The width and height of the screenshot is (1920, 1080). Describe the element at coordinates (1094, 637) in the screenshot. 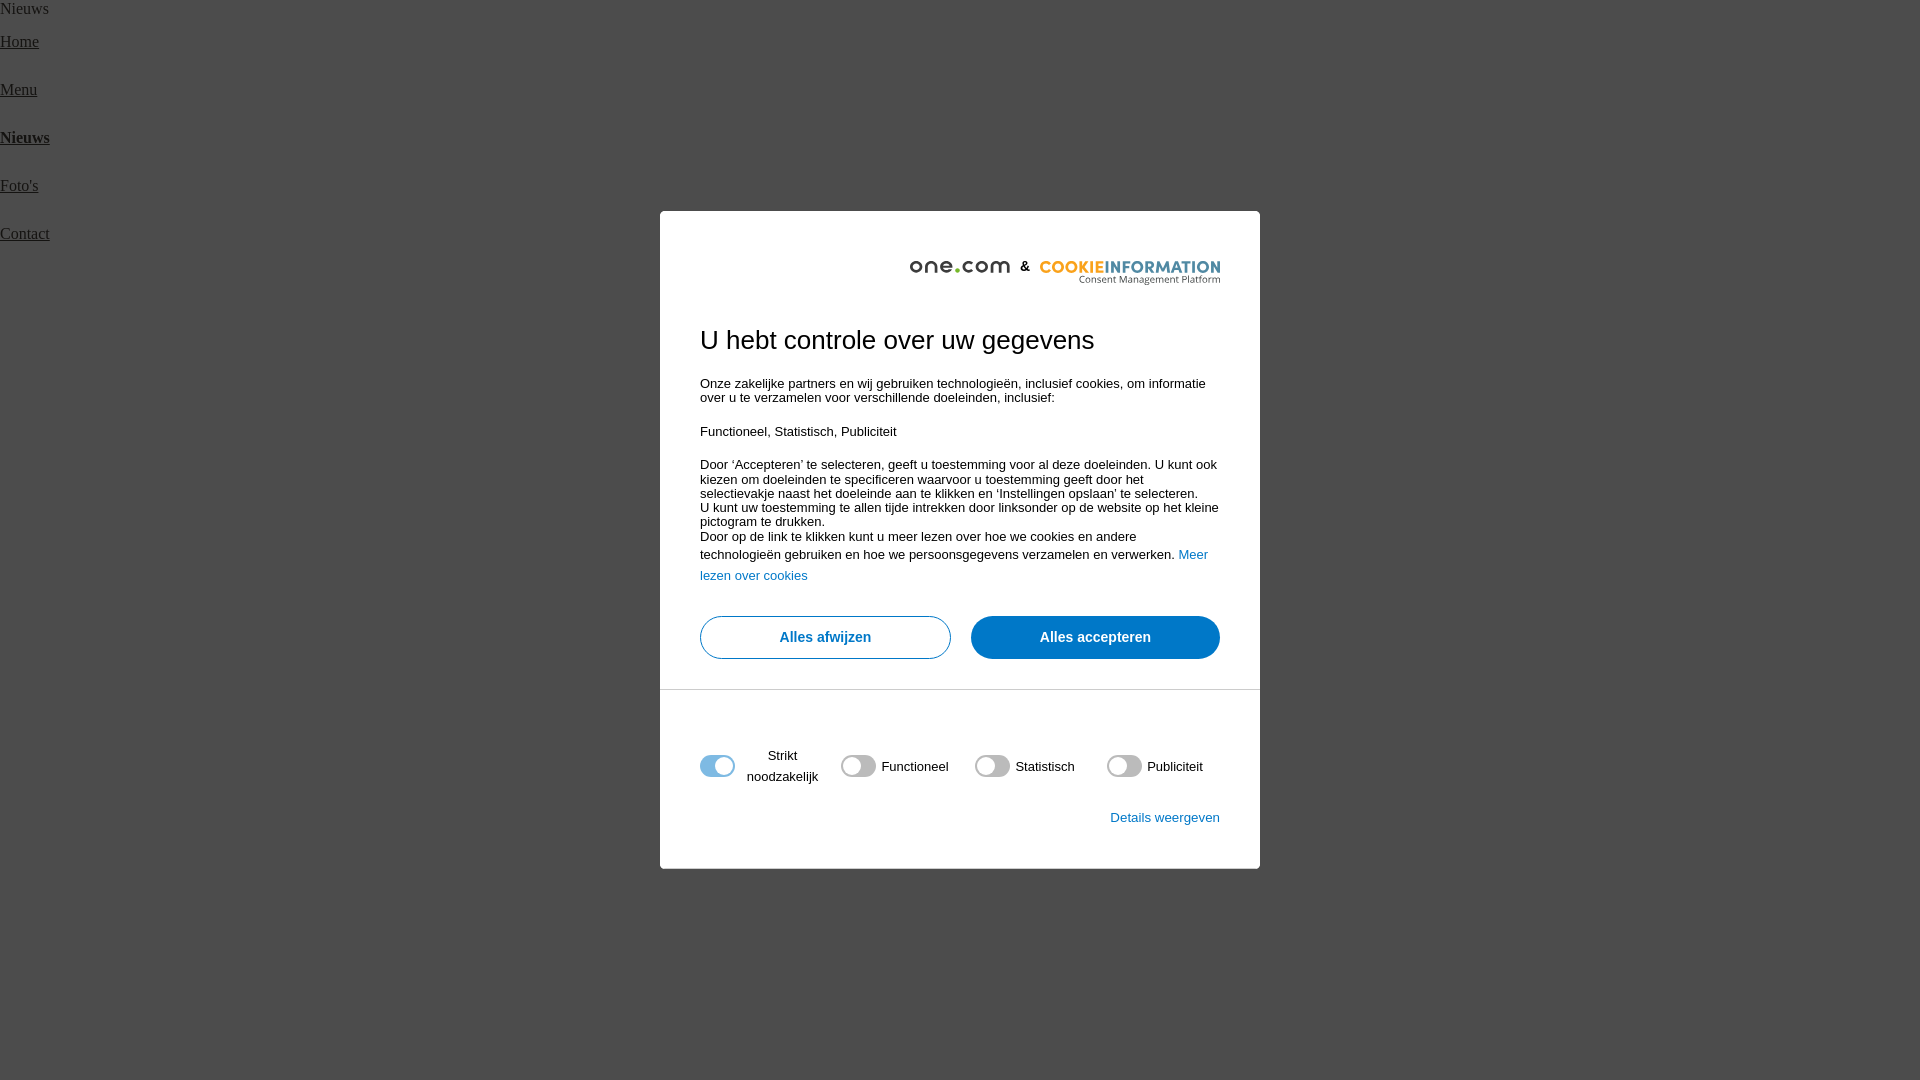

I see `'Alles accepteren'` at that location.